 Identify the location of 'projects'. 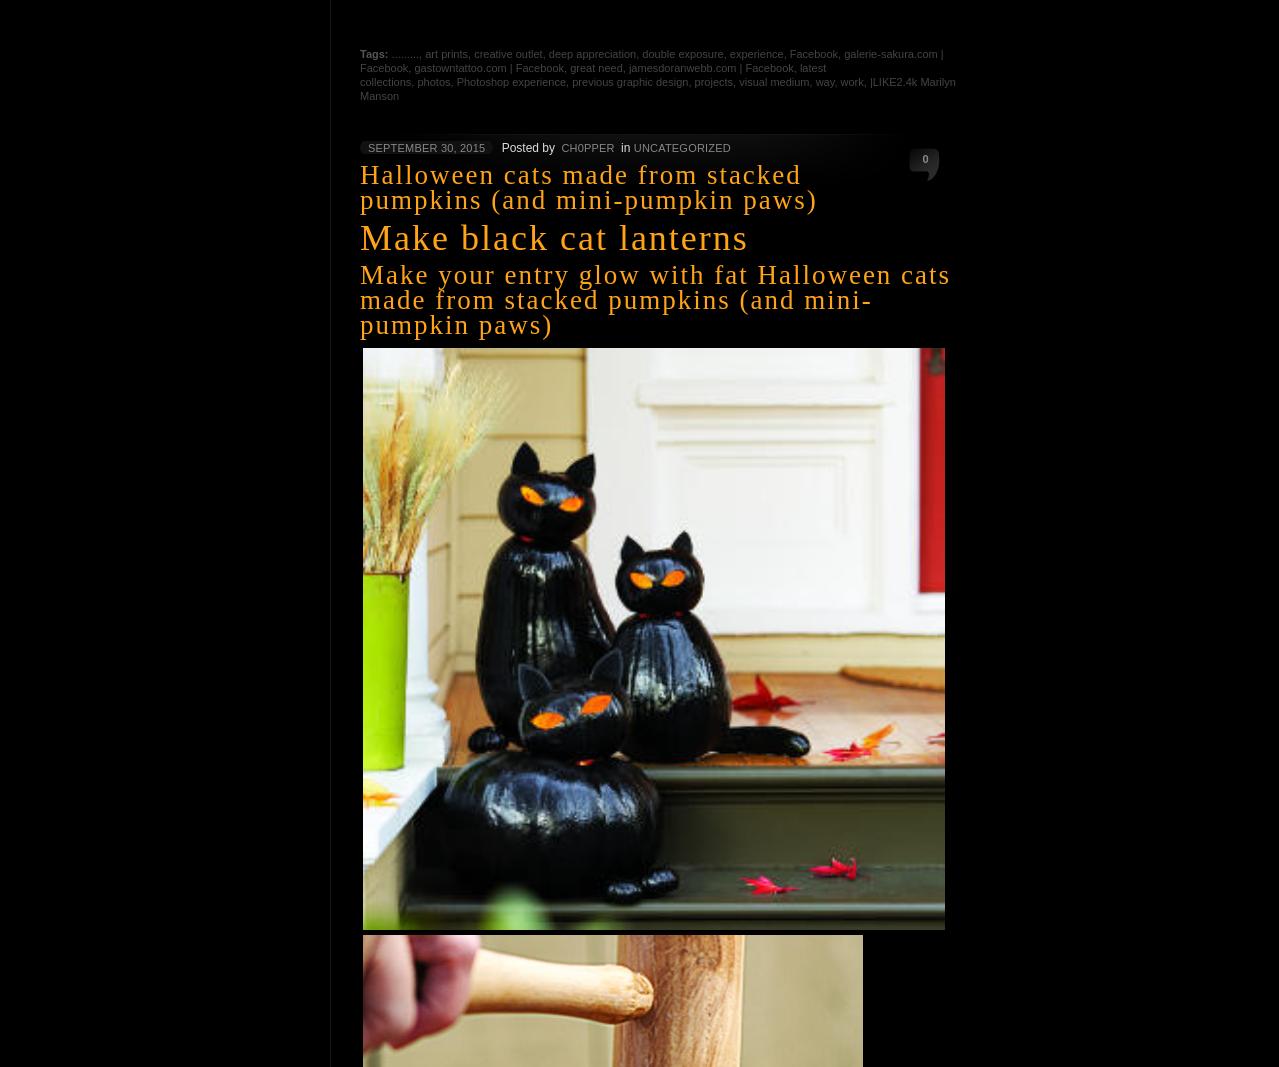
(713, 81).